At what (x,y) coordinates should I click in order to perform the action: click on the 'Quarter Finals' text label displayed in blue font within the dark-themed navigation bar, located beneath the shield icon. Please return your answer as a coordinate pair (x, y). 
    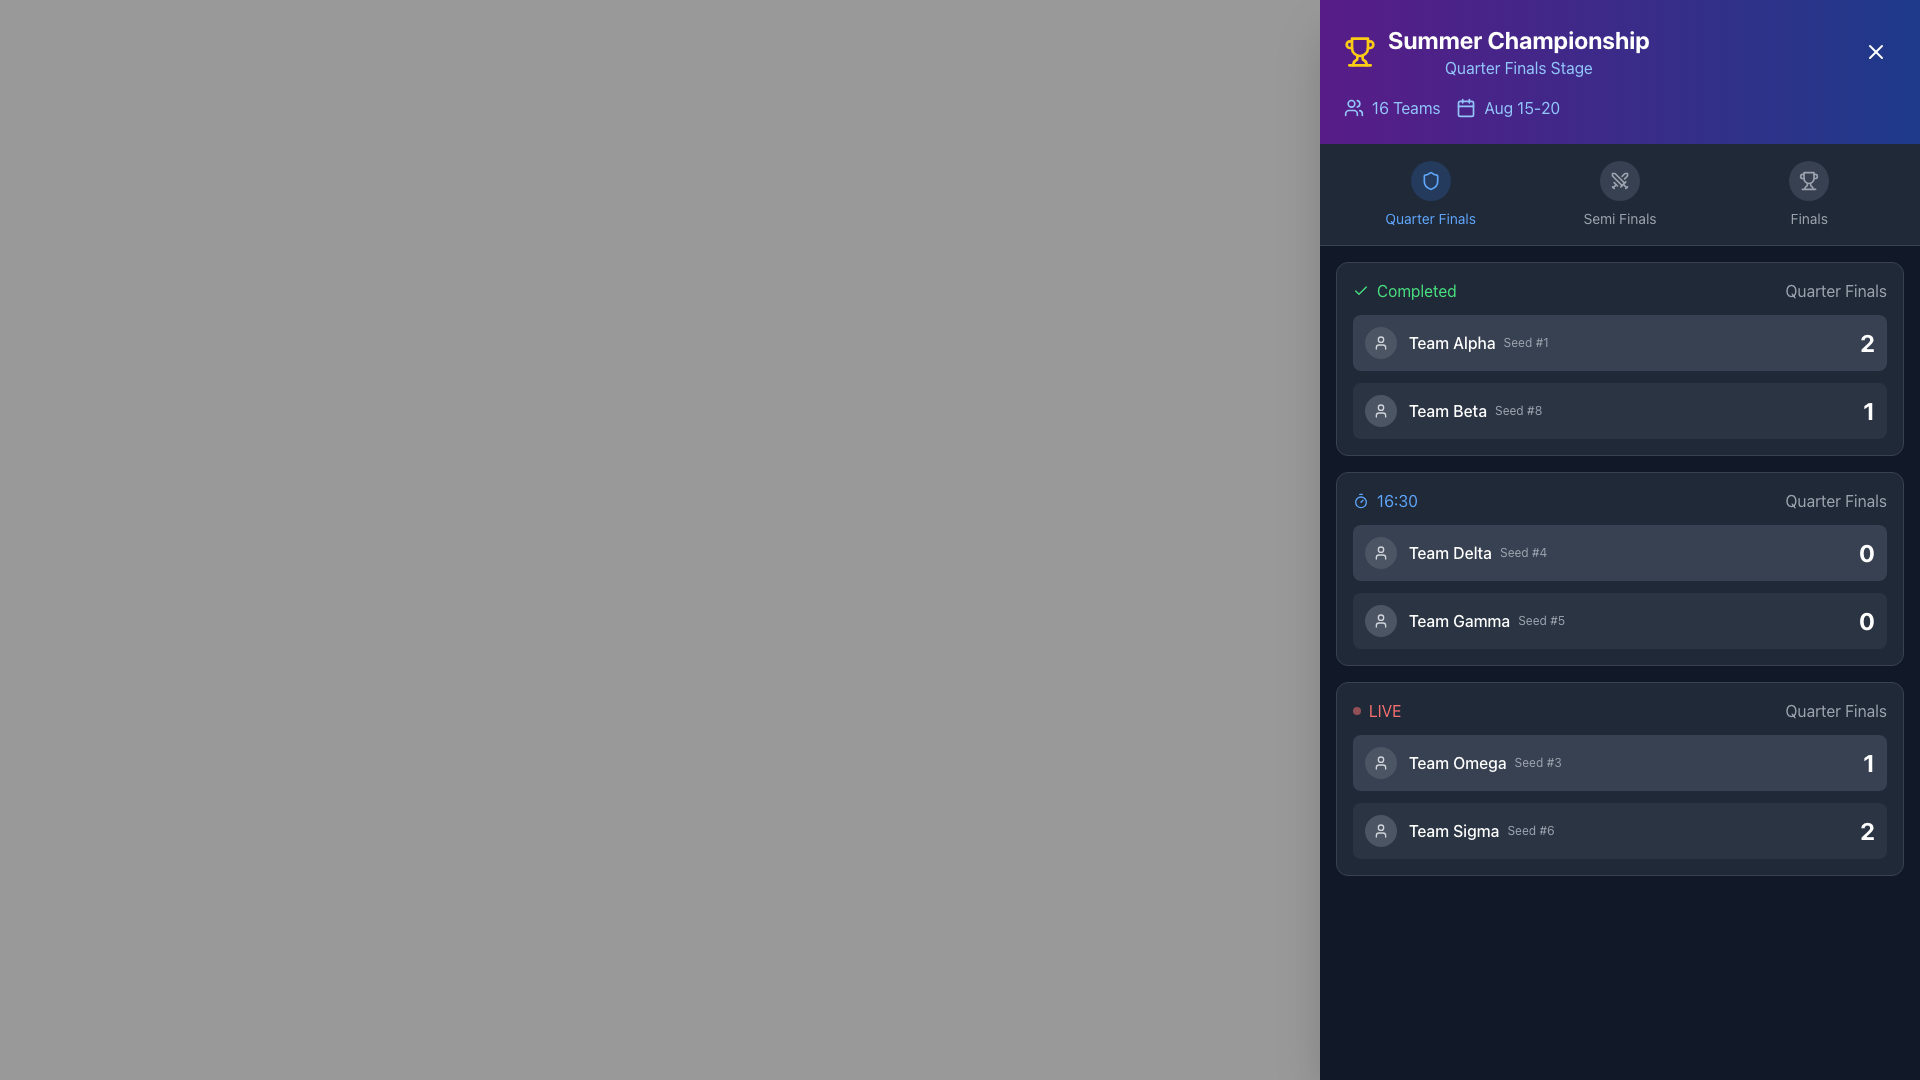
    Looking at the image, I should click on (1429, 219).